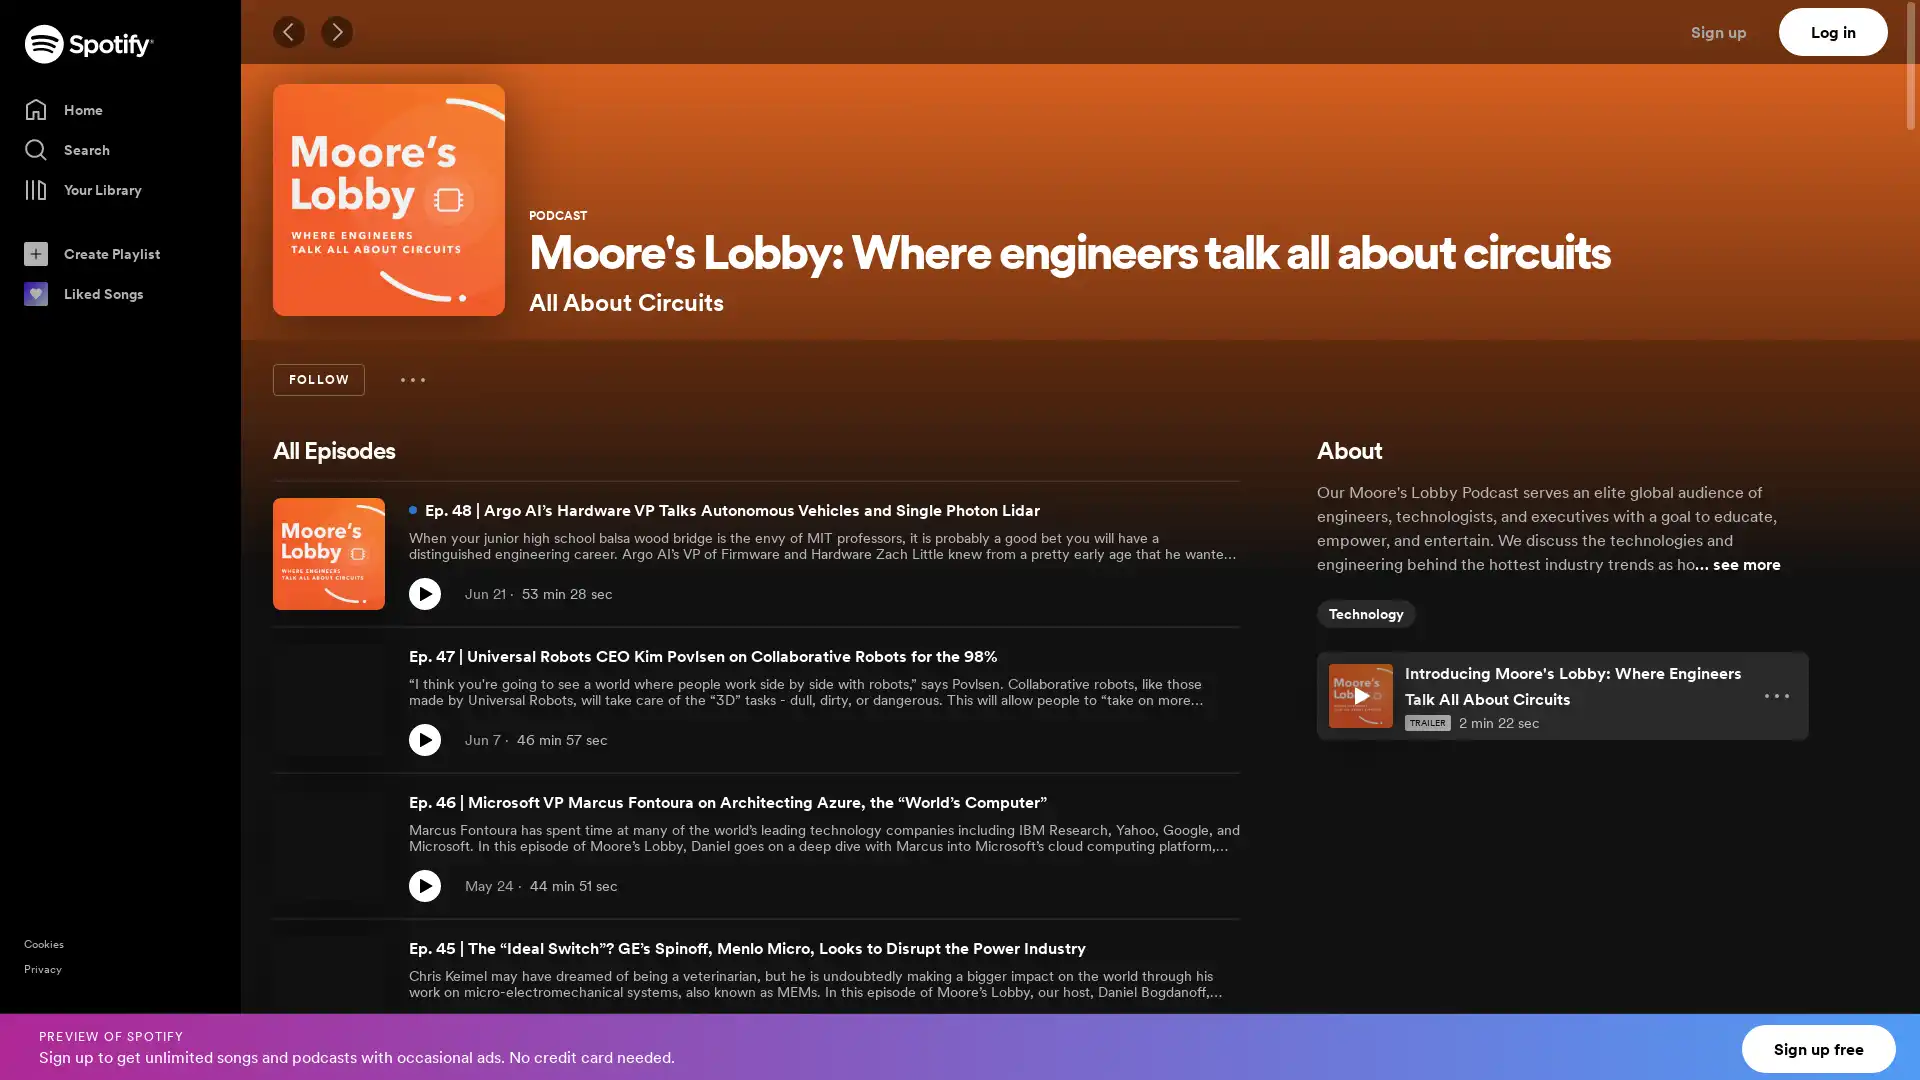  I want to click on Log in, so click(1833, 31).